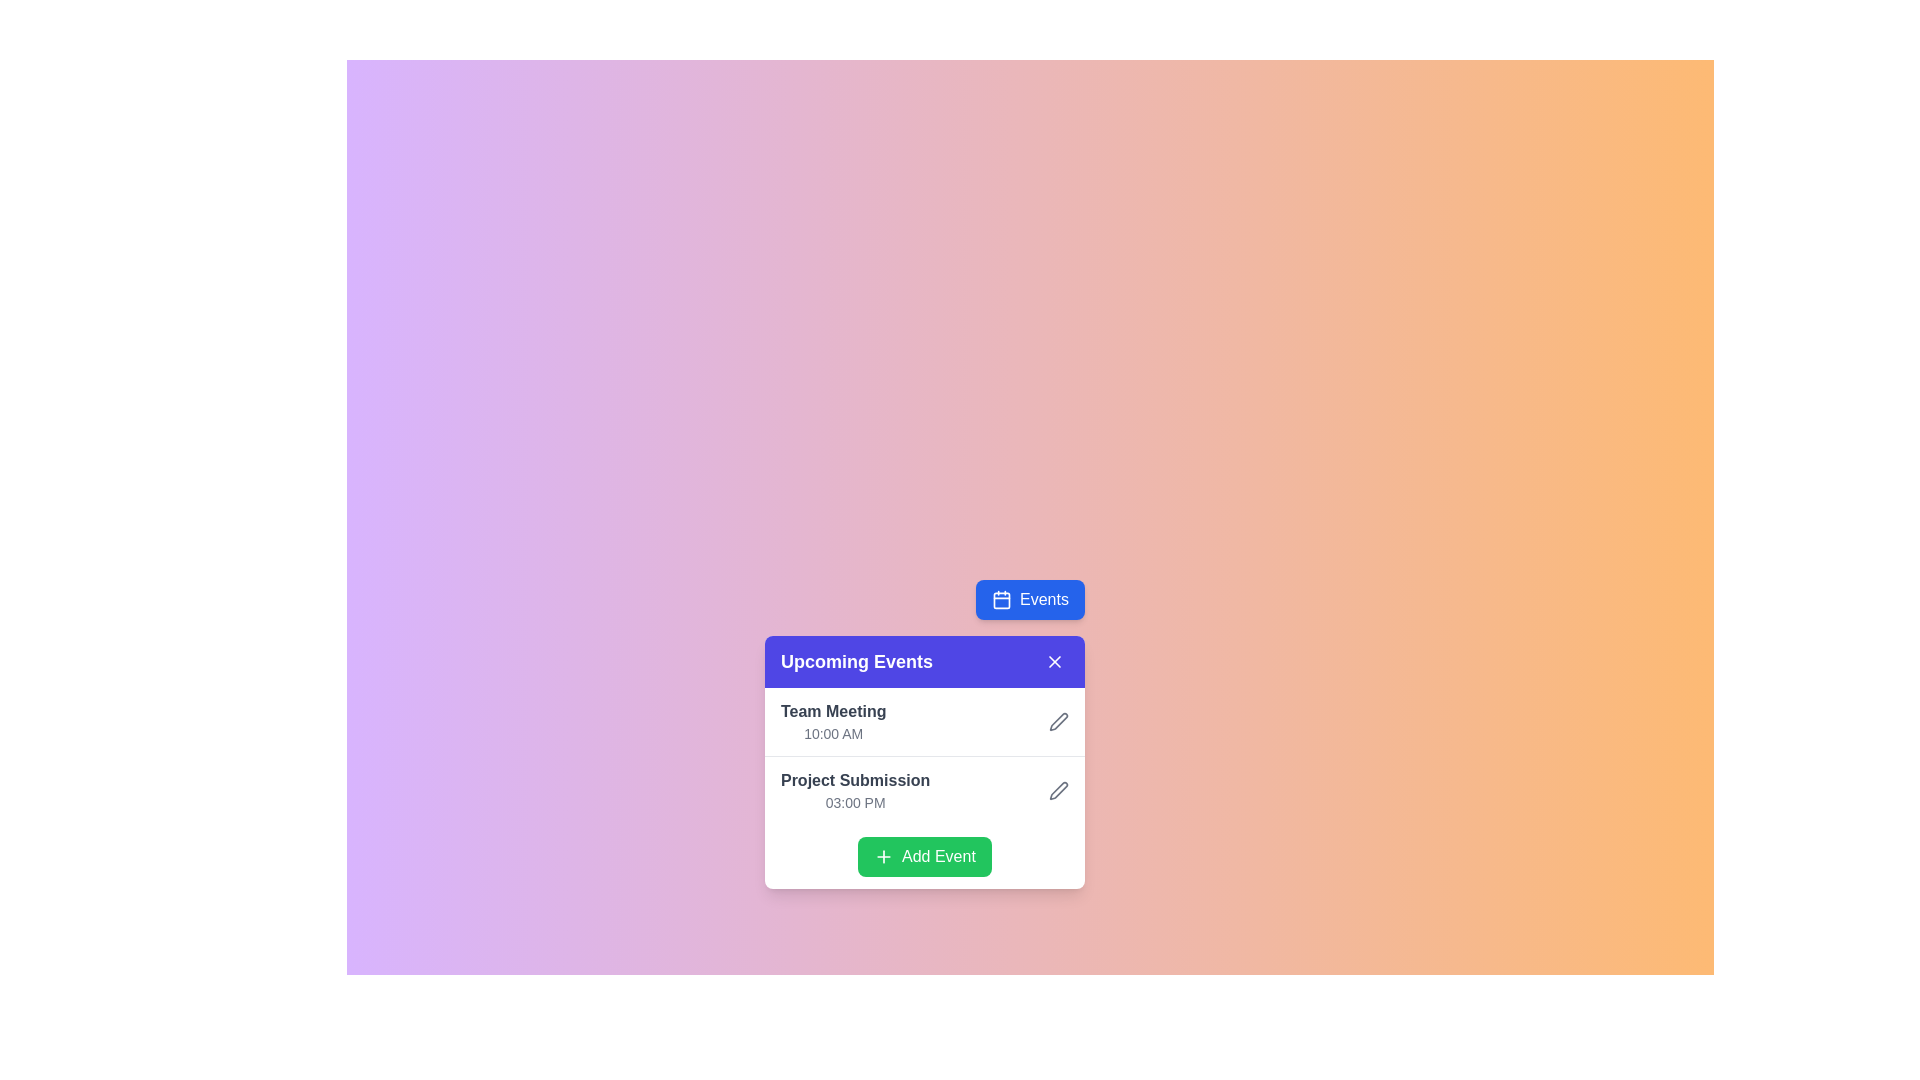 This screenshot has width=1920, height=1080. What do you see at coordinates (833, 733) in the screenshot?
I see `the static text label displaying the time for the 'Team Meeting' event, which is located below the event title and aligned to its left` at bounding box center [833, 733].